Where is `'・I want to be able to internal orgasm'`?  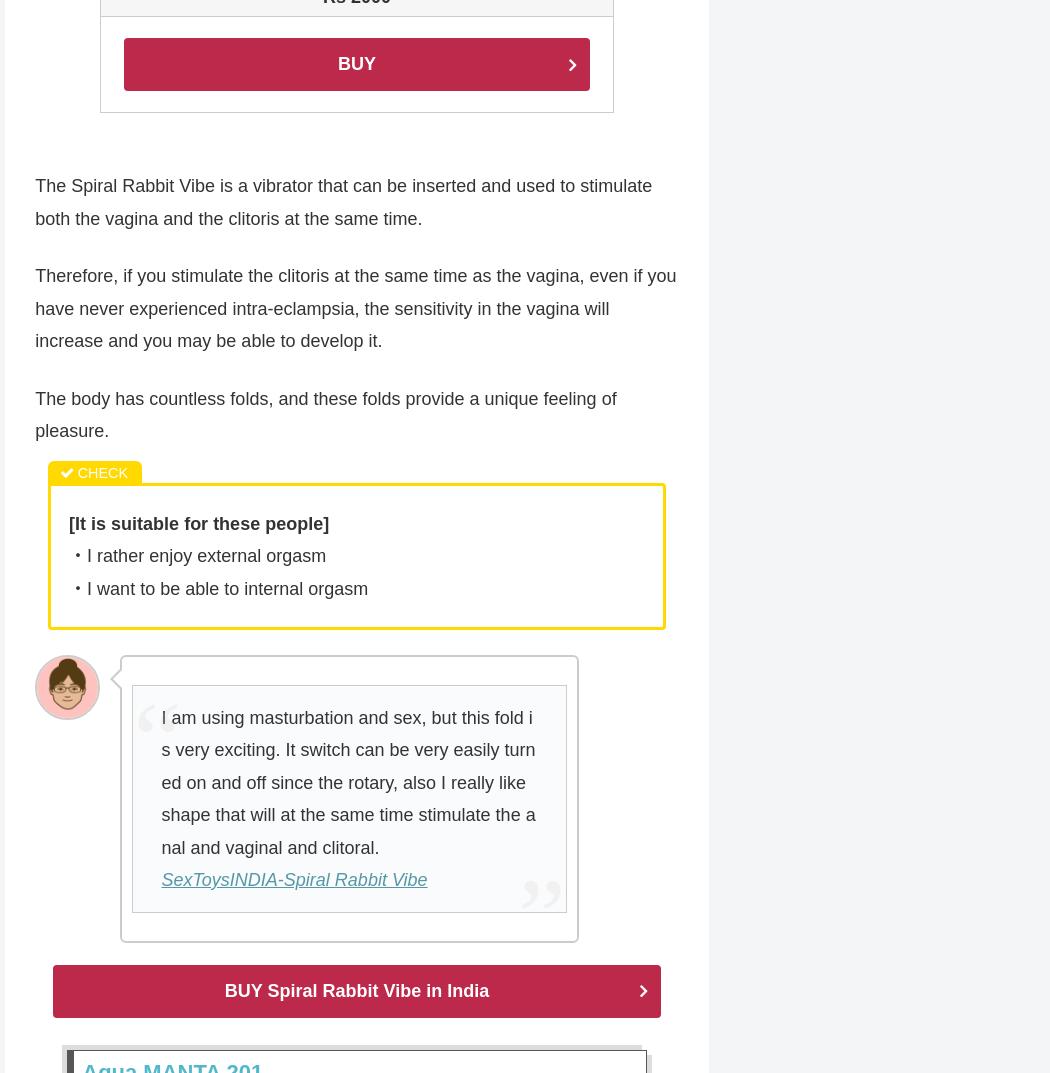 '・I want to be able to internal orgasm' is located at coordinates (217, 590).